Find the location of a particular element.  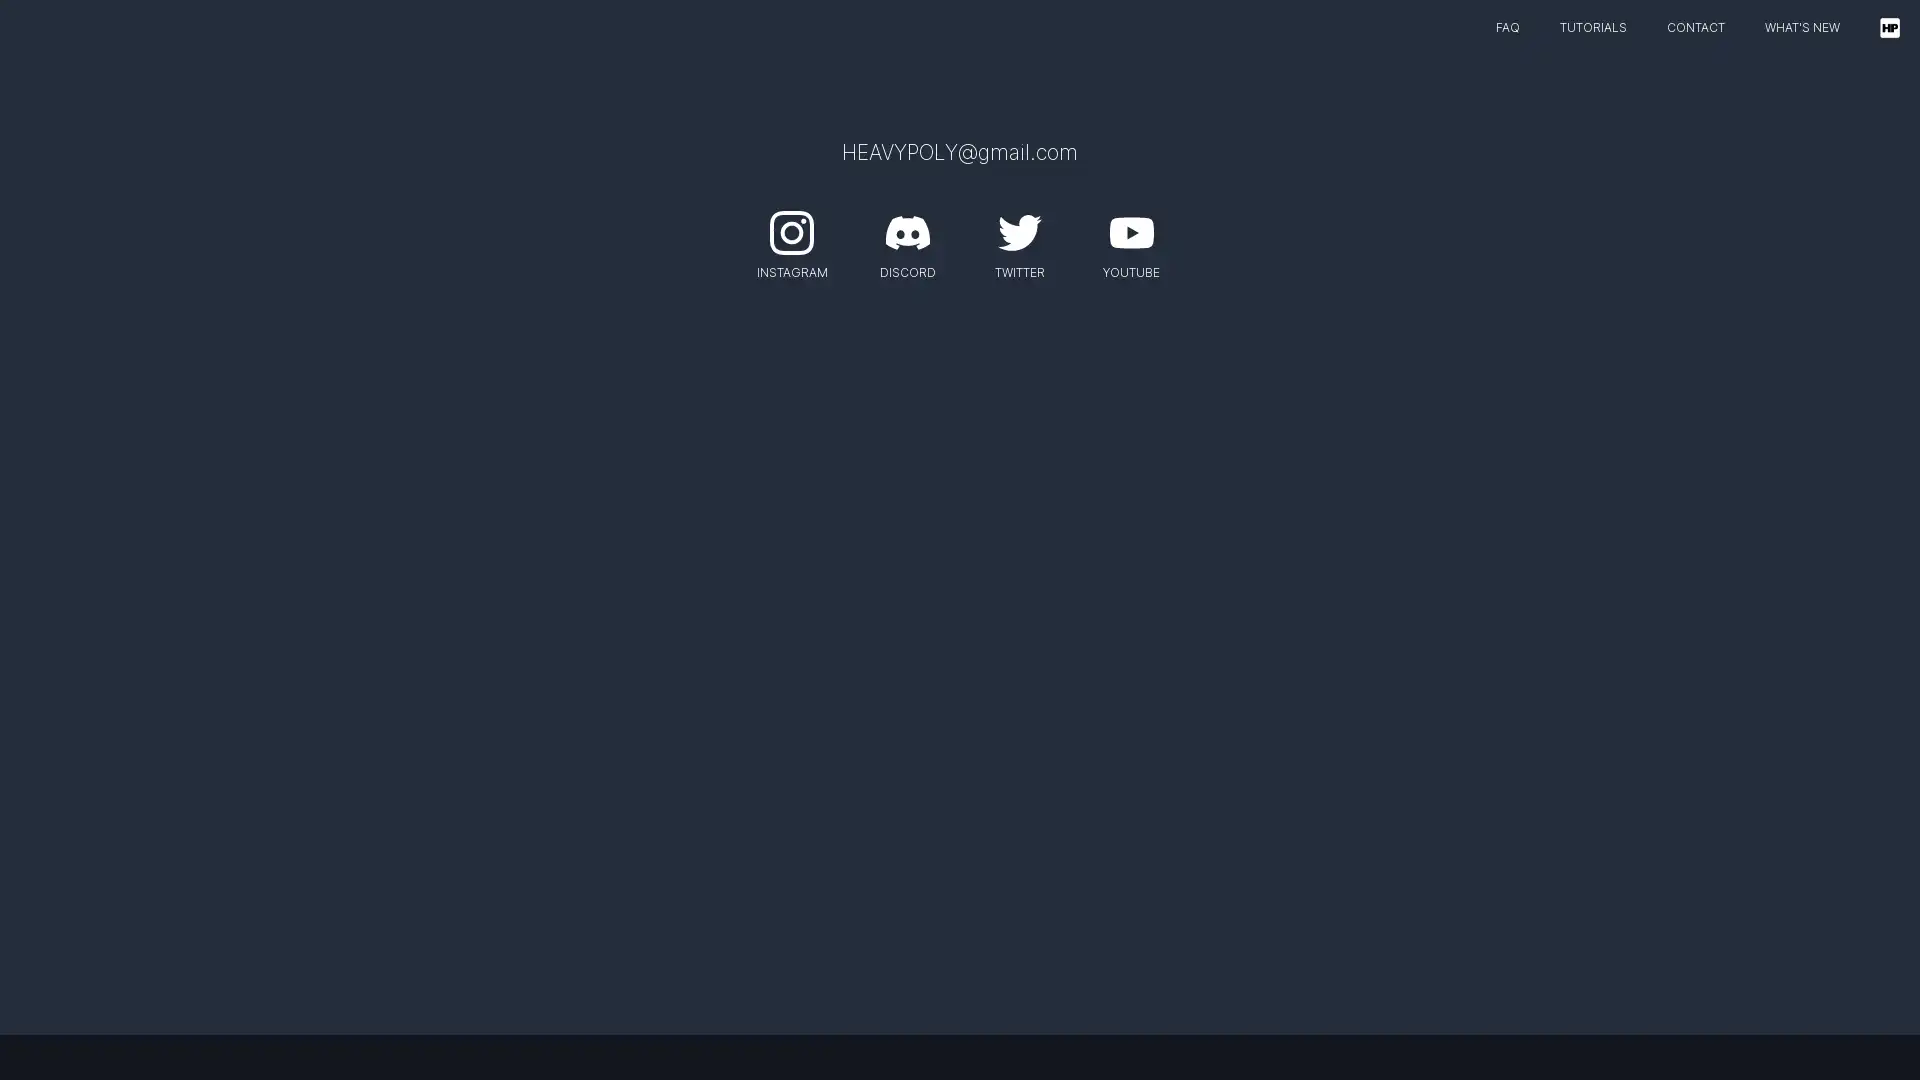

INSTAGRAM is located at coordinates (790, 239).